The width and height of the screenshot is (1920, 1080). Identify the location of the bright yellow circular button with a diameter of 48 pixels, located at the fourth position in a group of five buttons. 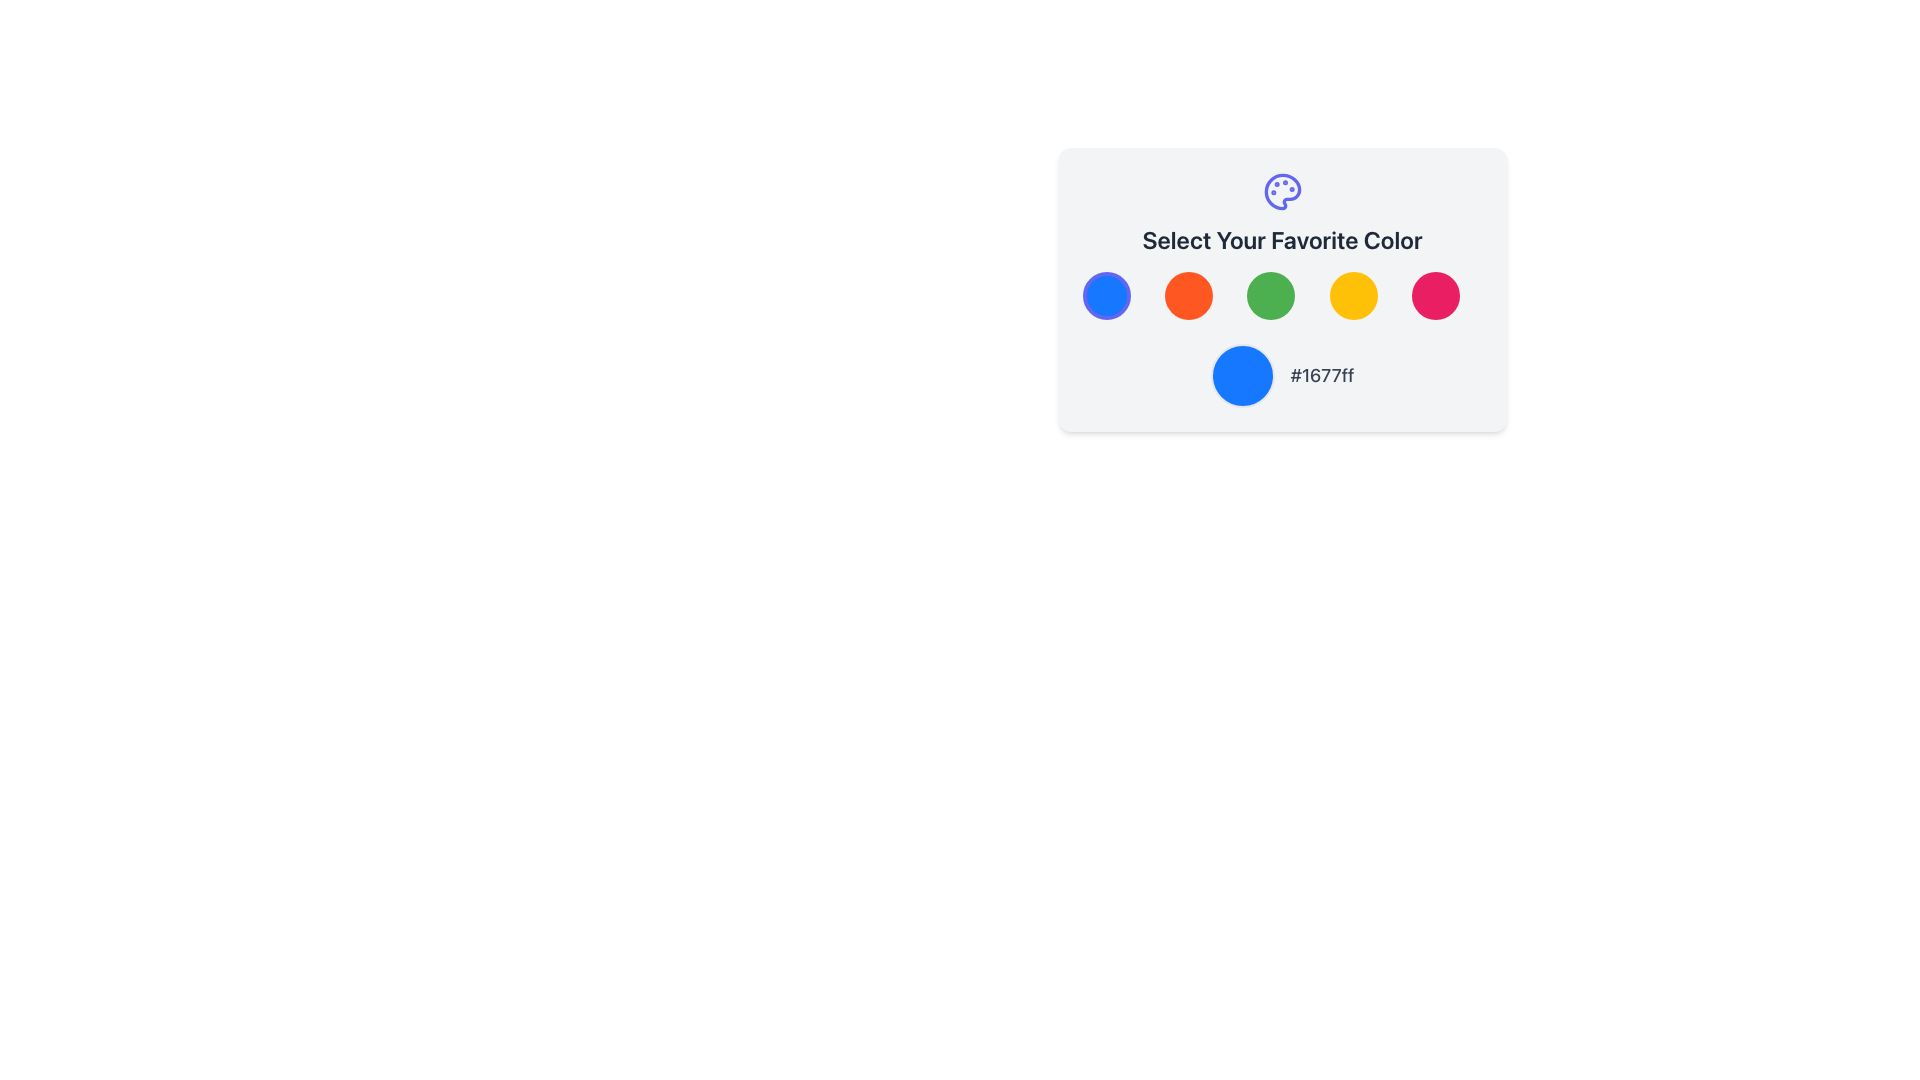
(1353, 296).